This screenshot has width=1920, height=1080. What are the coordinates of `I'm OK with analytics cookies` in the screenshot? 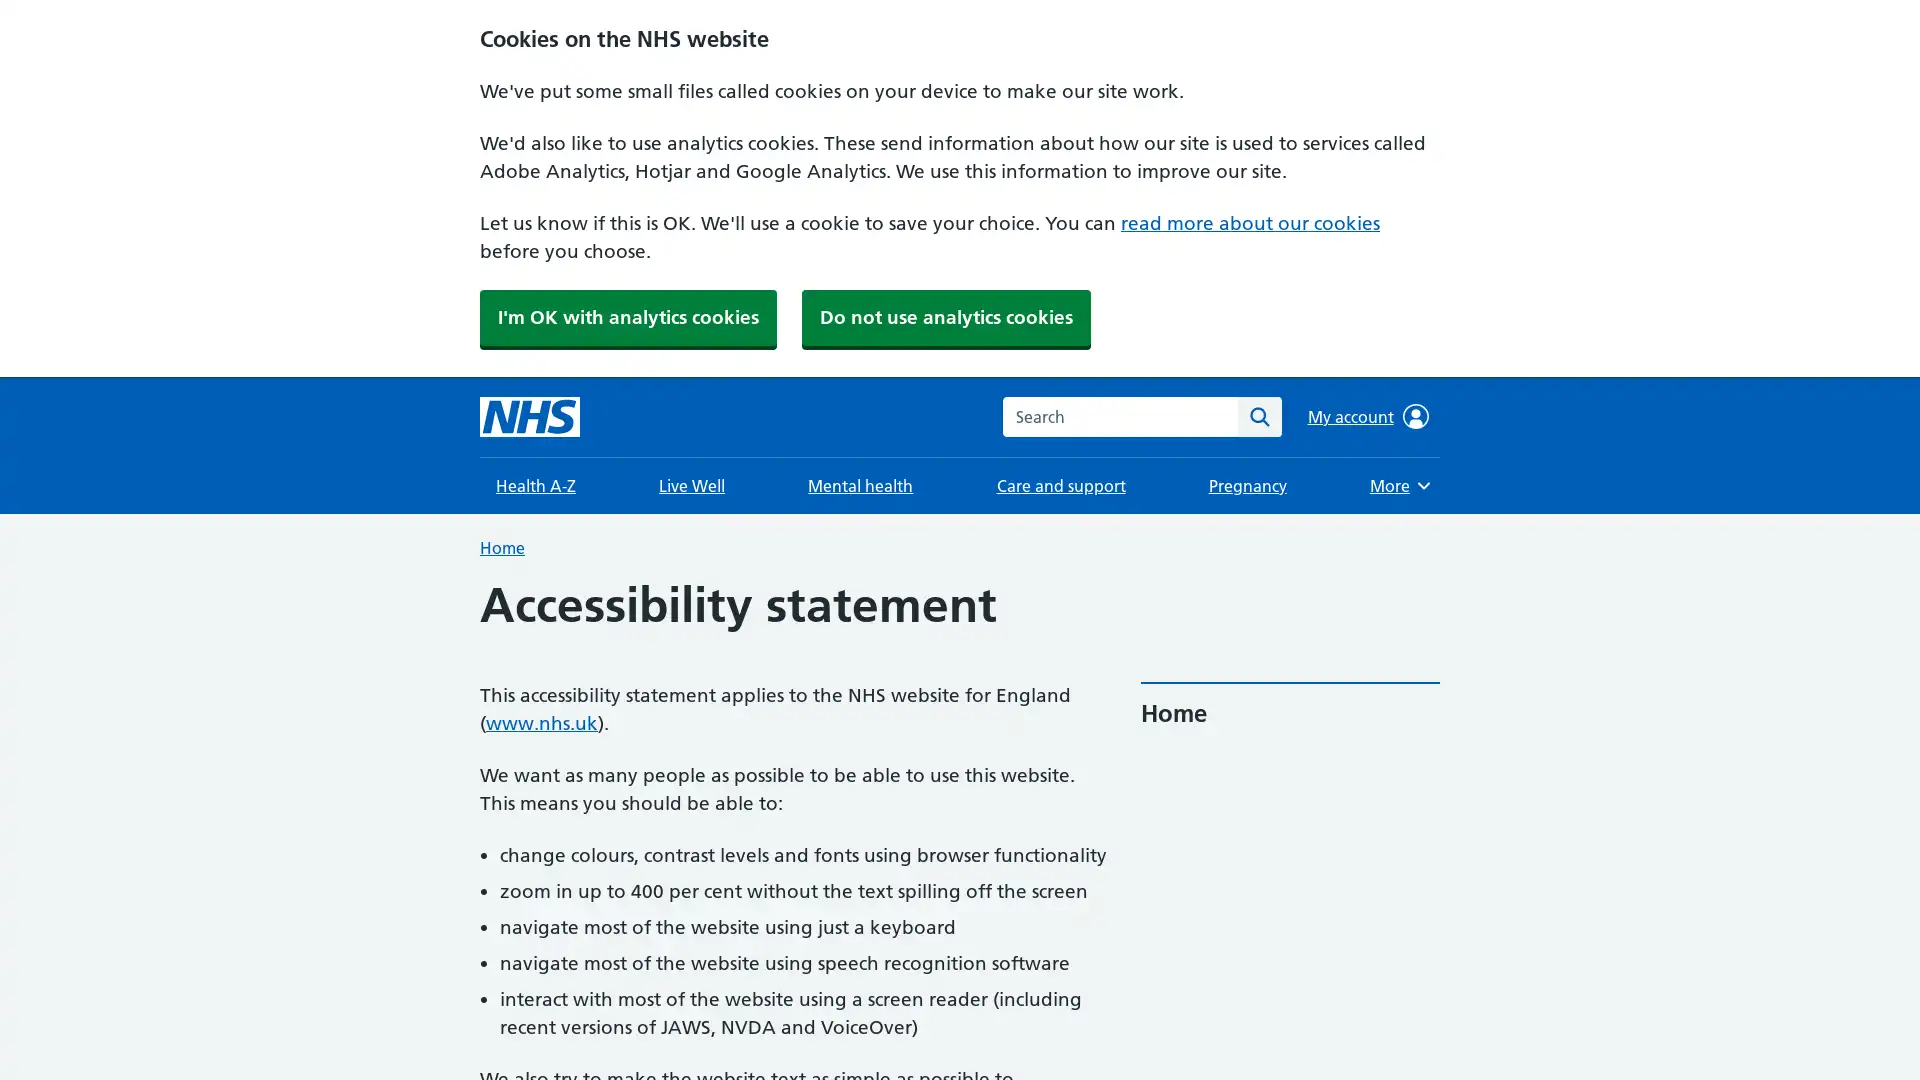 It's located at (627, 316).